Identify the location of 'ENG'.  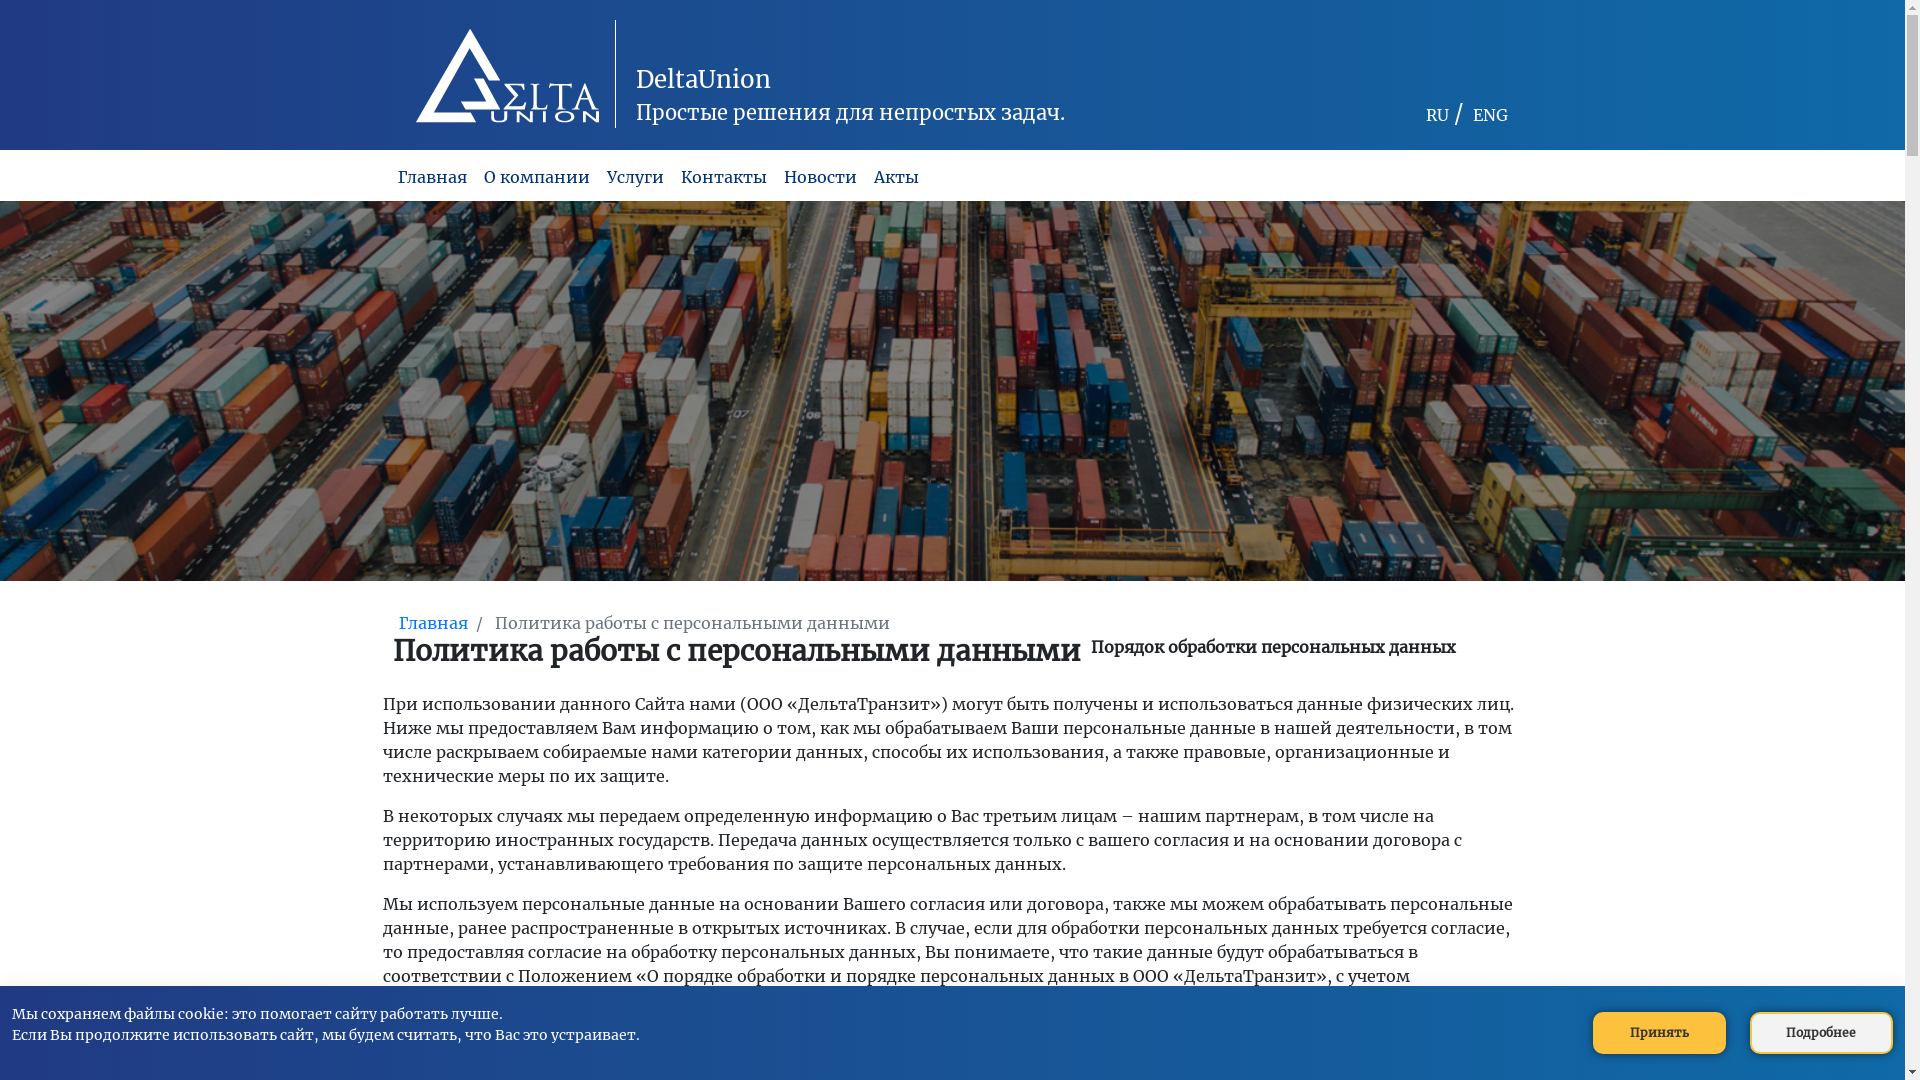
(1472, 115).